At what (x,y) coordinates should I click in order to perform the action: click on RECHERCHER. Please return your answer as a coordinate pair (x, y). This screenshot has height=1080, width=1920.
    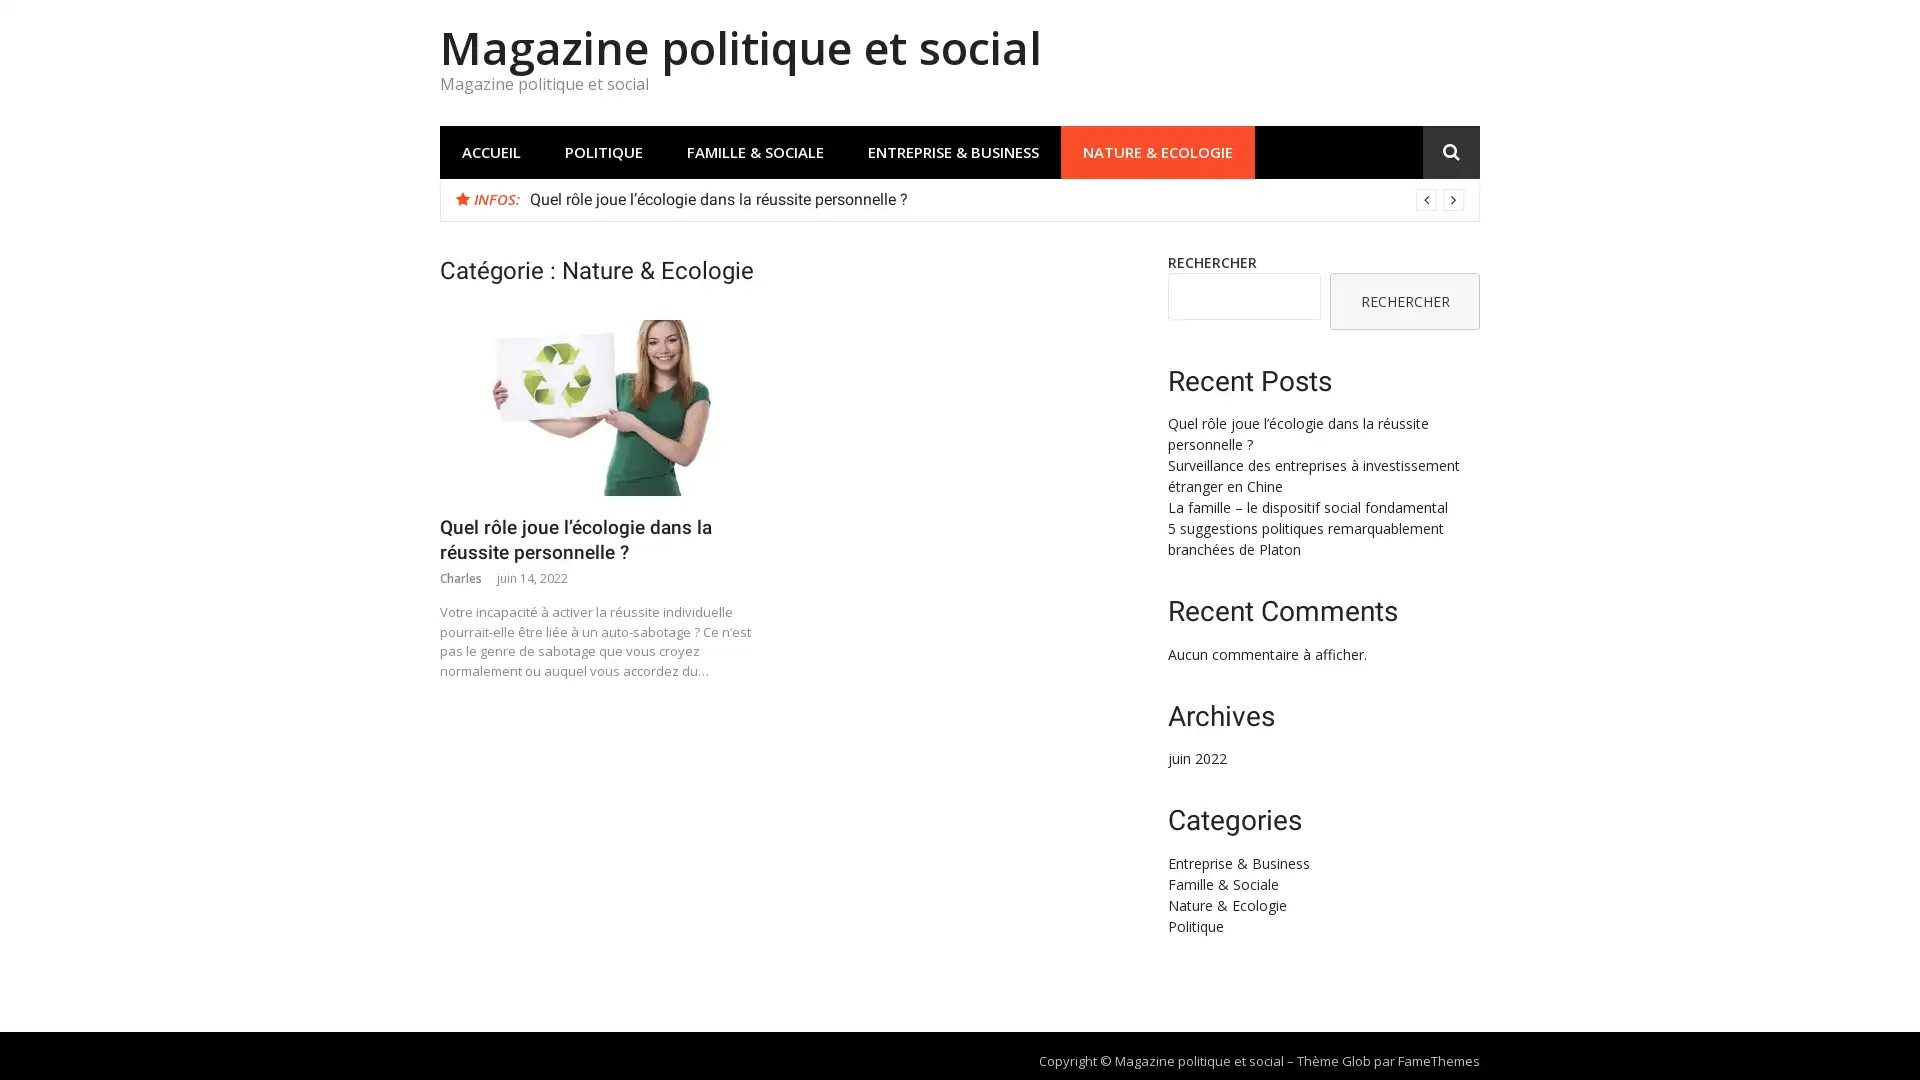
    Looking at the image, I should click on (1404, 300).